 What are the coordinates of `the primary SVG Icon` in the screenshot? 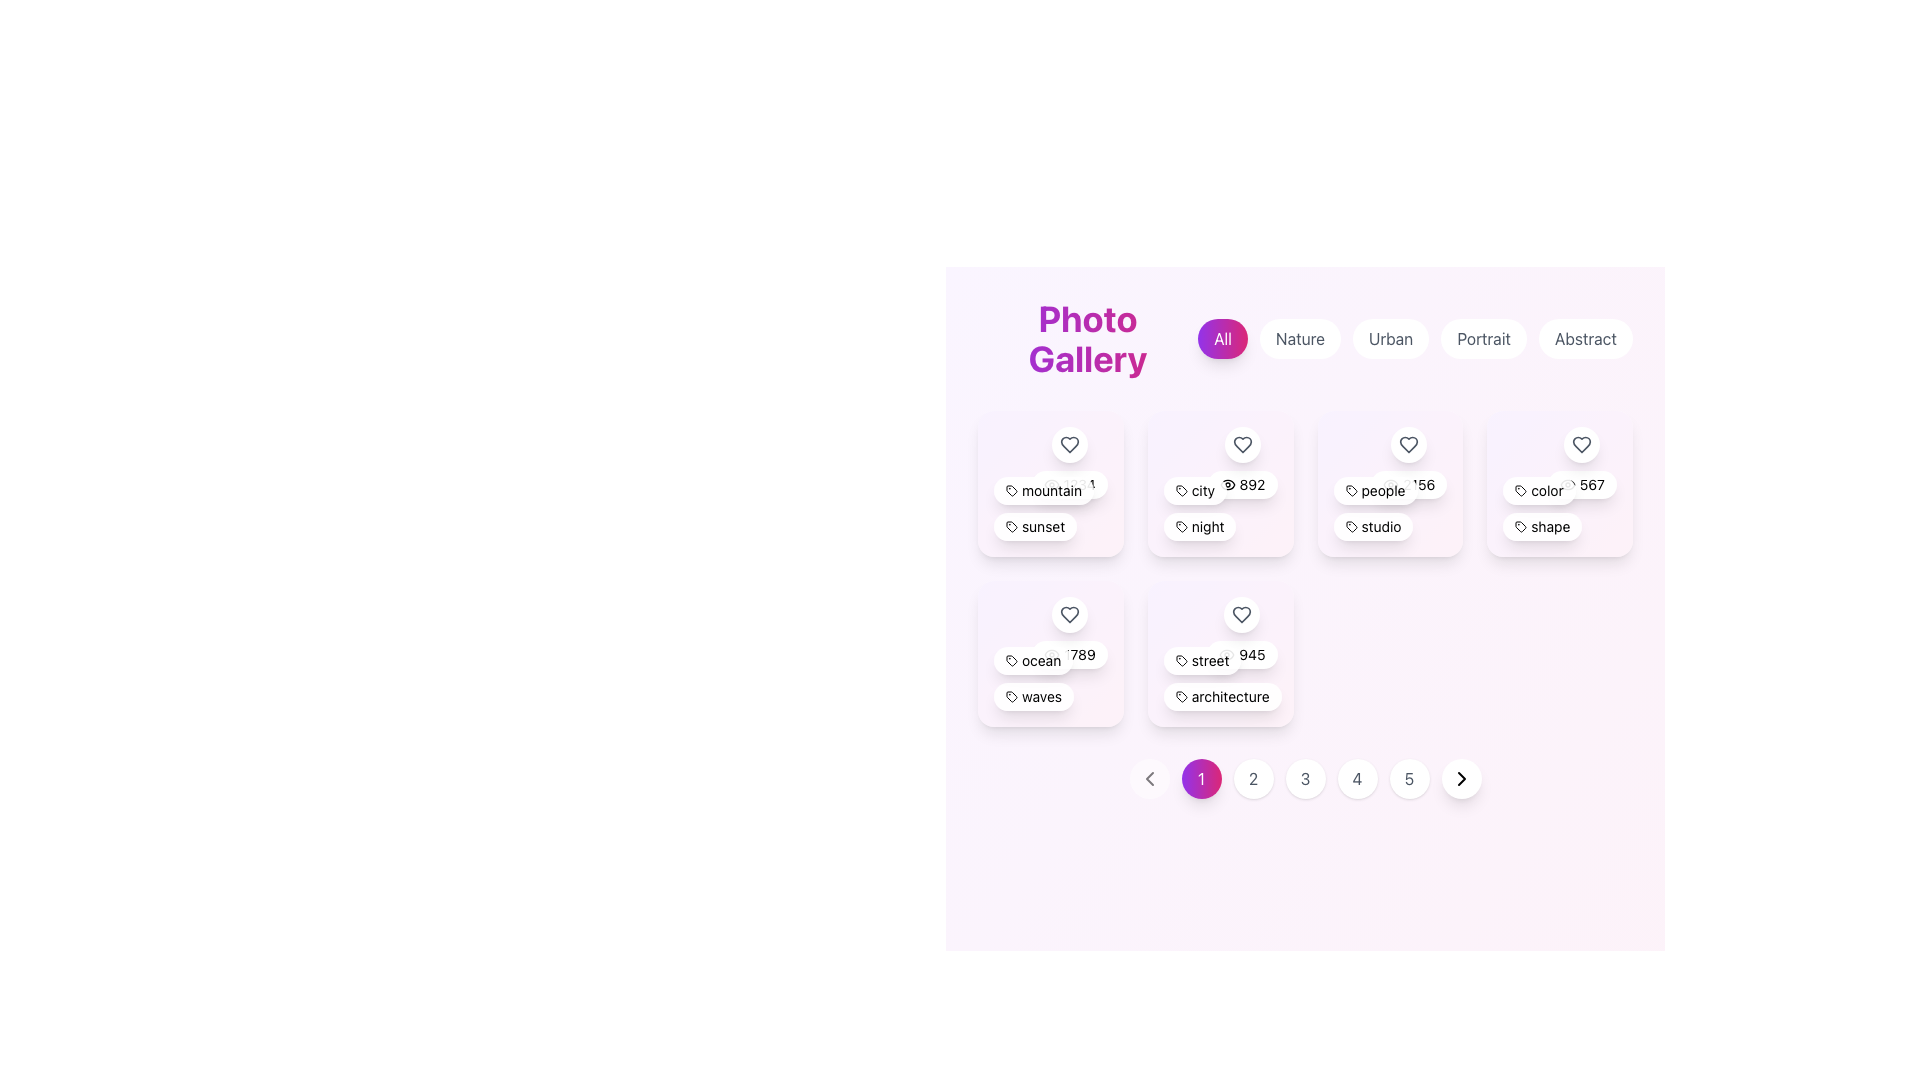 It's located at (1012, 695).